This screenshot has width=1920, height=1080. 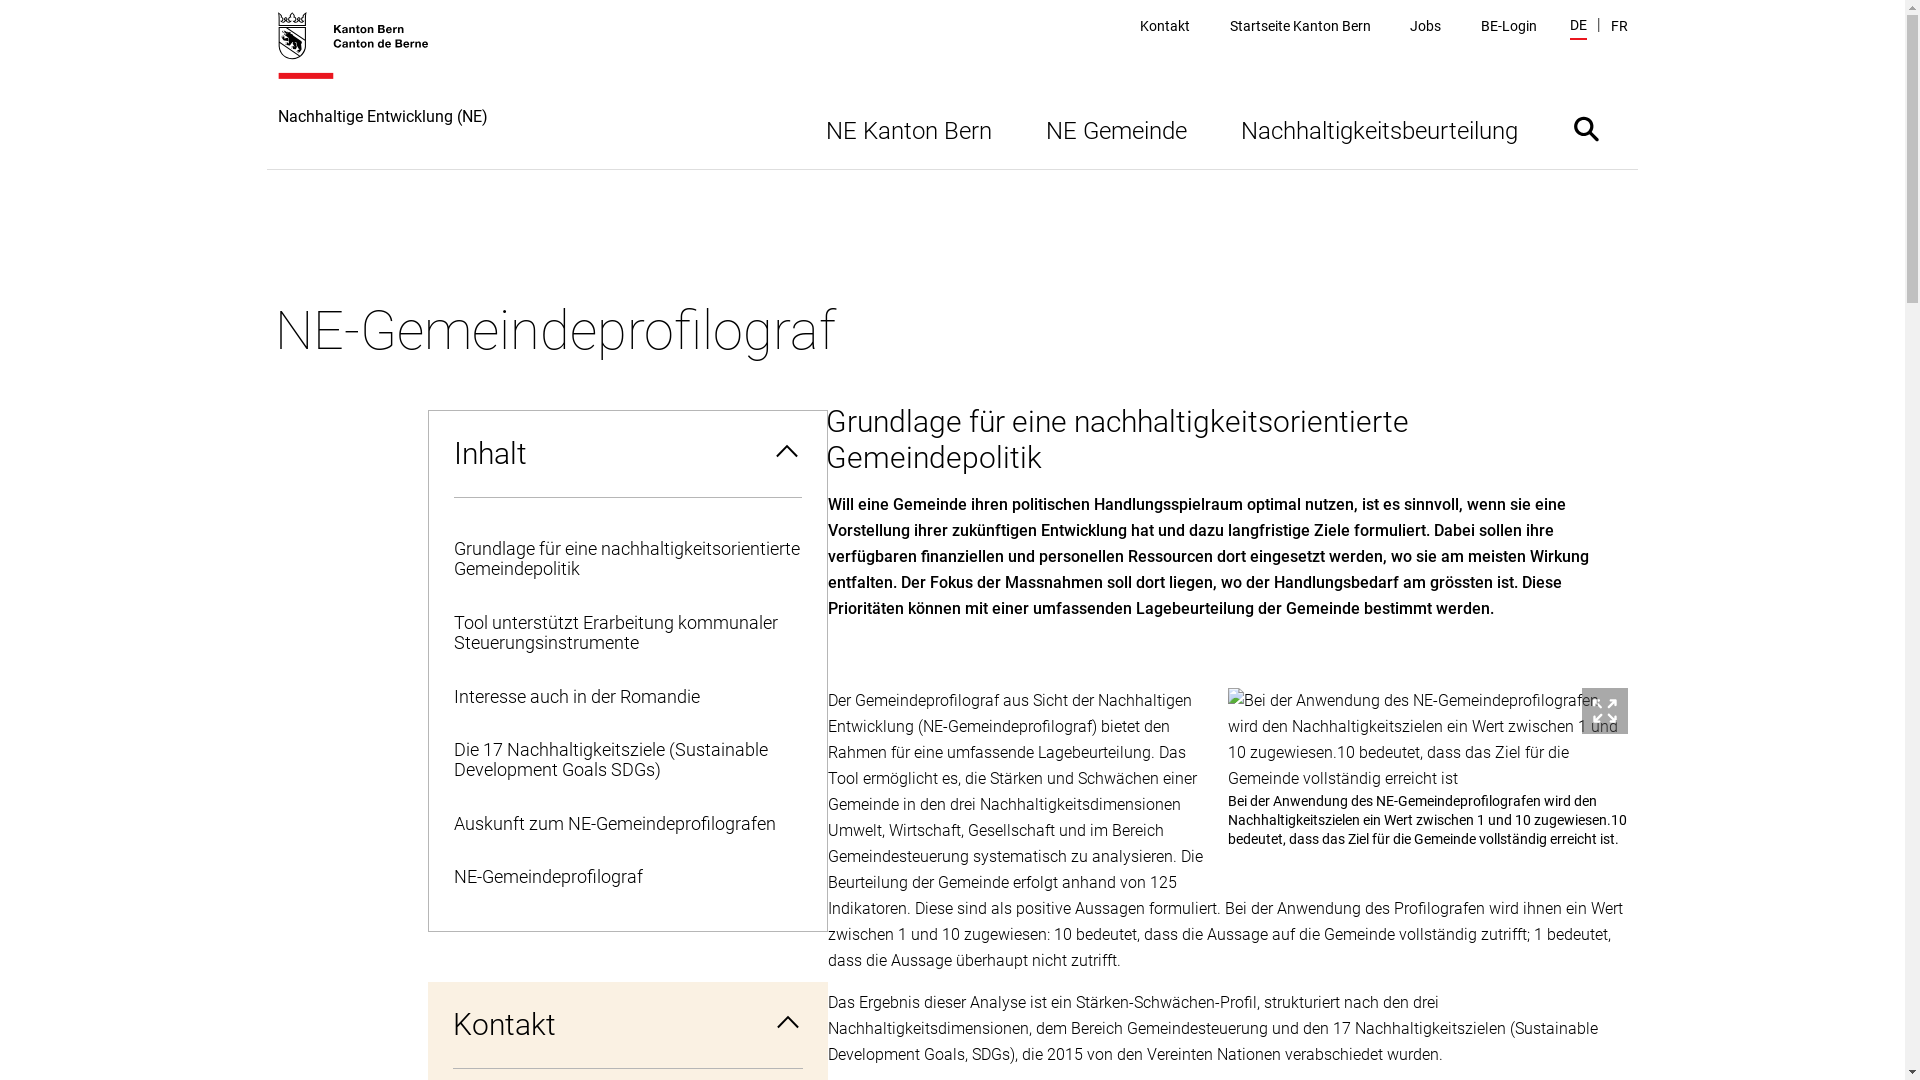 I want to click on 'Jobs', so click(x=1409, y=26).